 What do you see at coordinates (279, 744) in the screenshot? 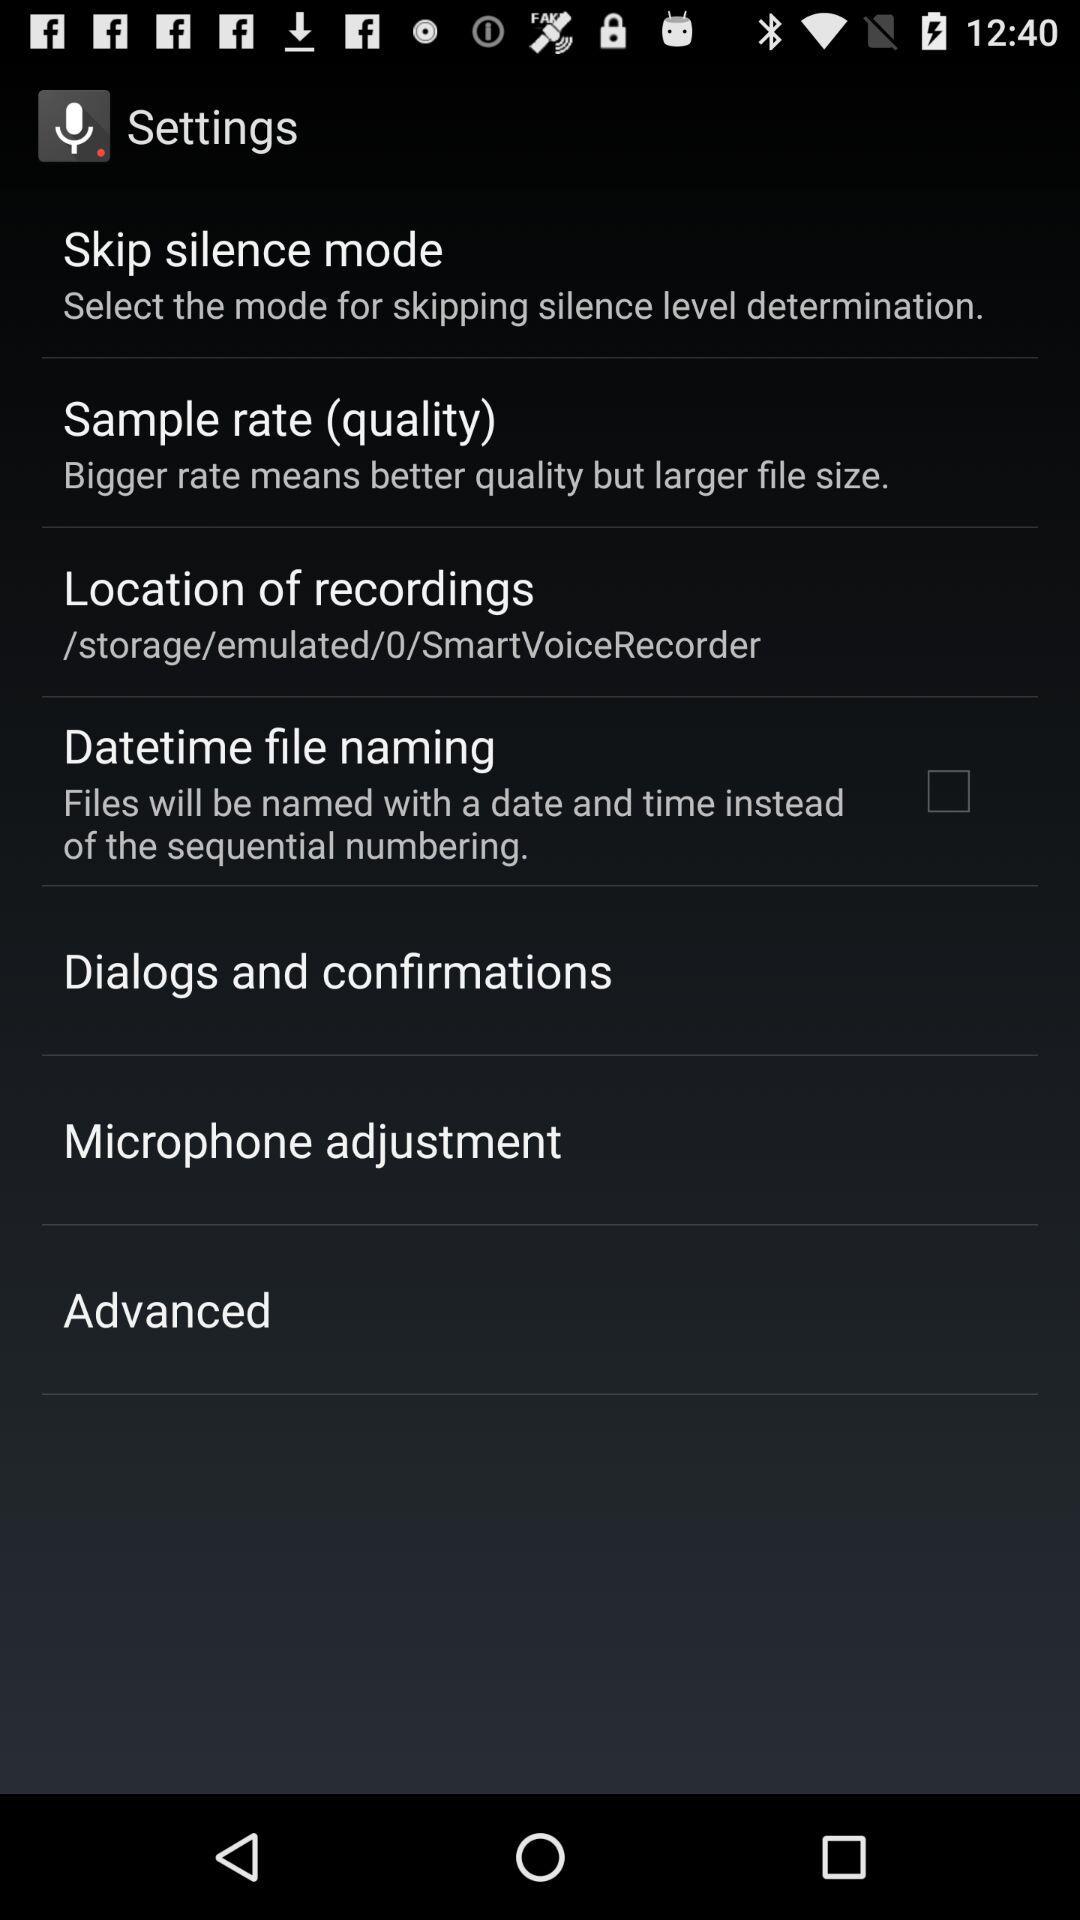
I see `datetime file naming icon` at bounding box center [279, 744].